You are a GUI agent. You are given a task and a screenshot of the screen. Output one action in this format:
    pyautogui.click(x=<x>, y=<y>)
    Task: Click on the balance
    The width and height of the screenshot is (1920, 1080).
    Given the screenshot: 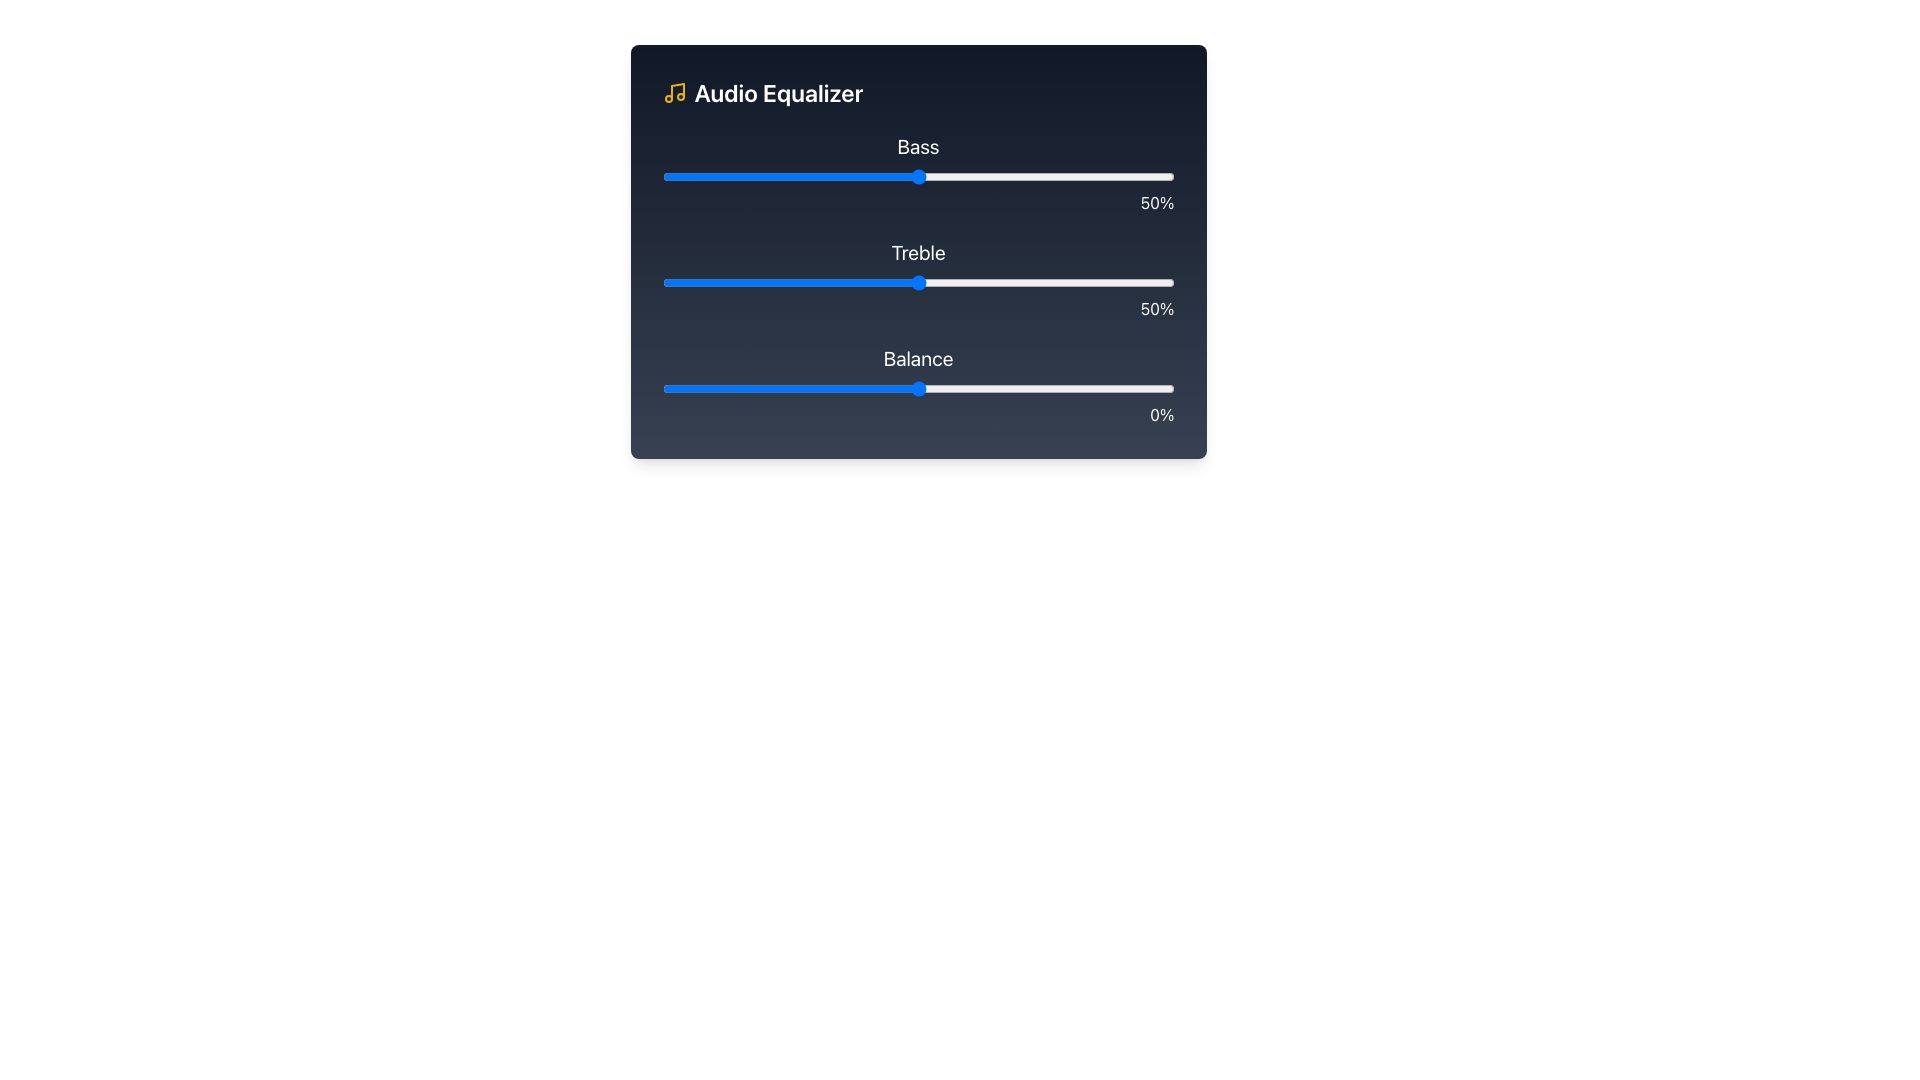 What is the action you would take?
    pyautogui.click(x=974, y=389)
    